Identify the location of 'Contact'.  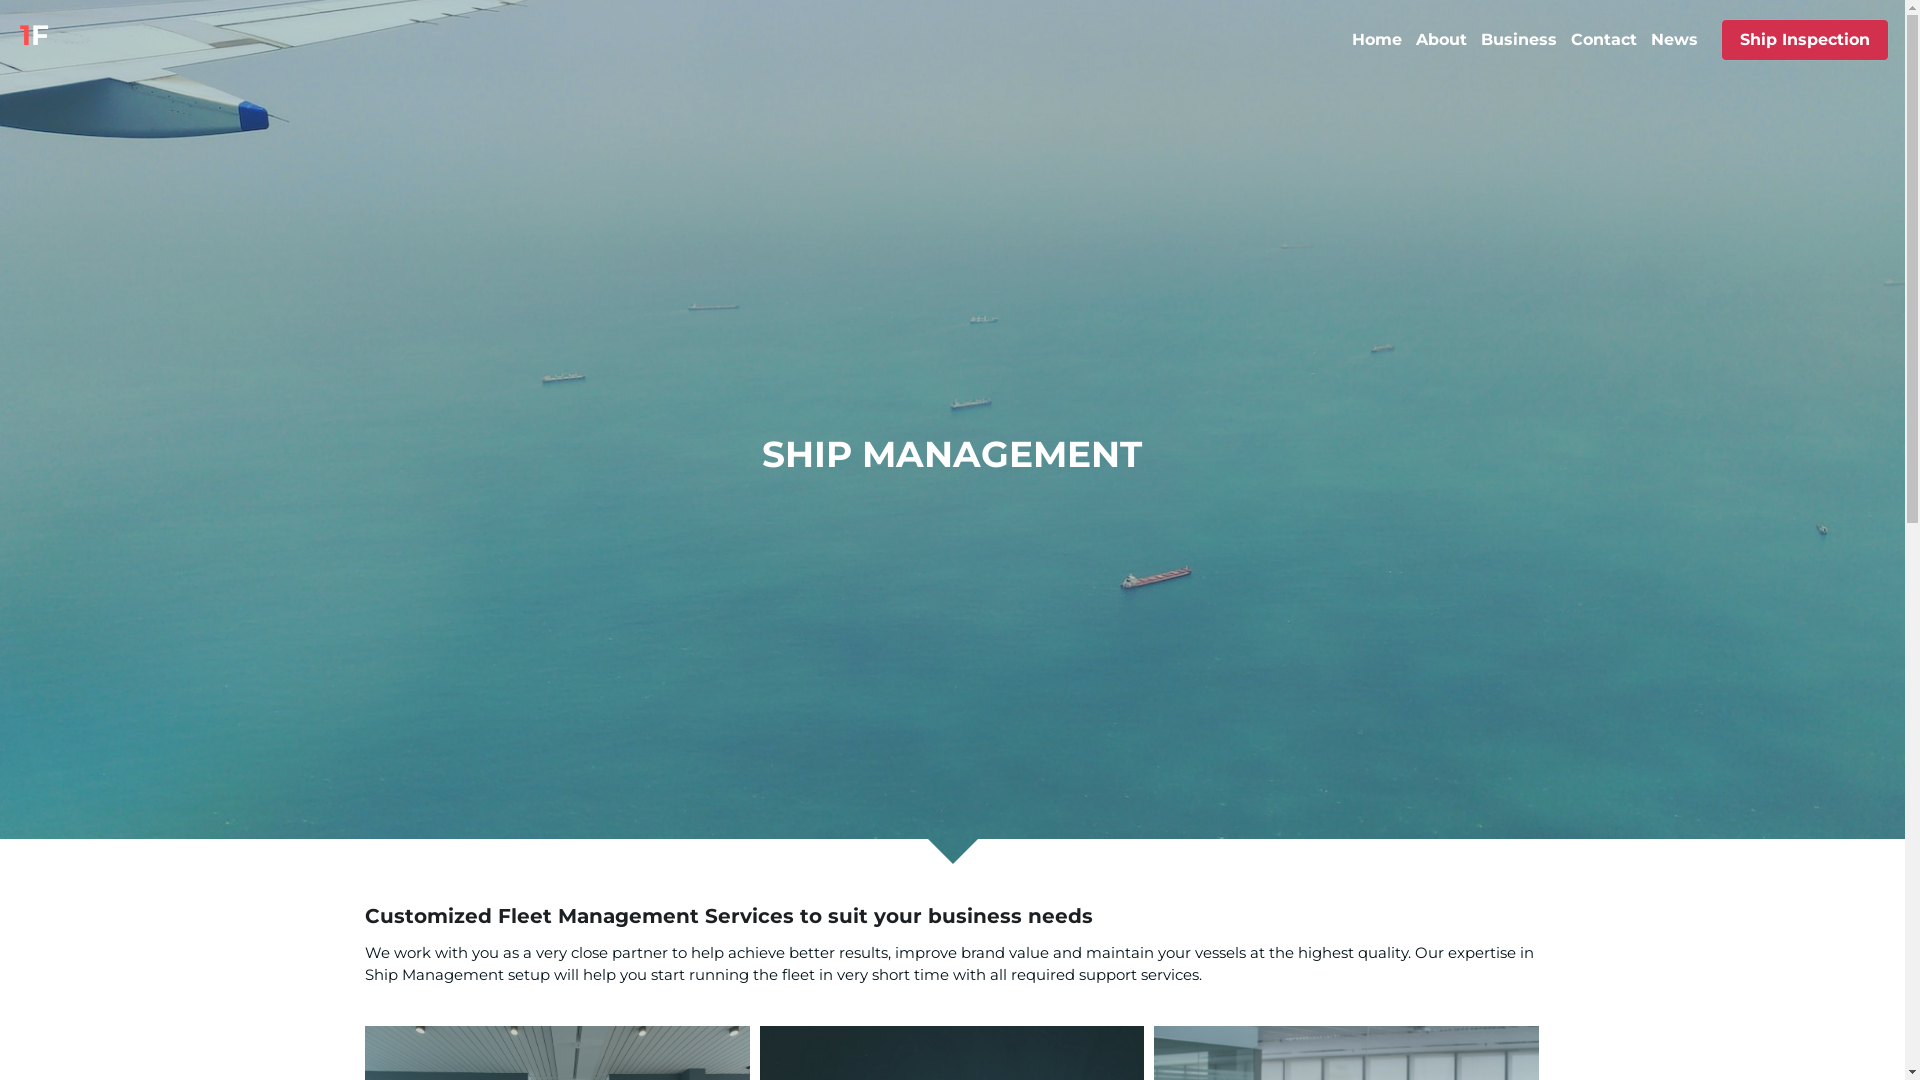
(1569, 39).